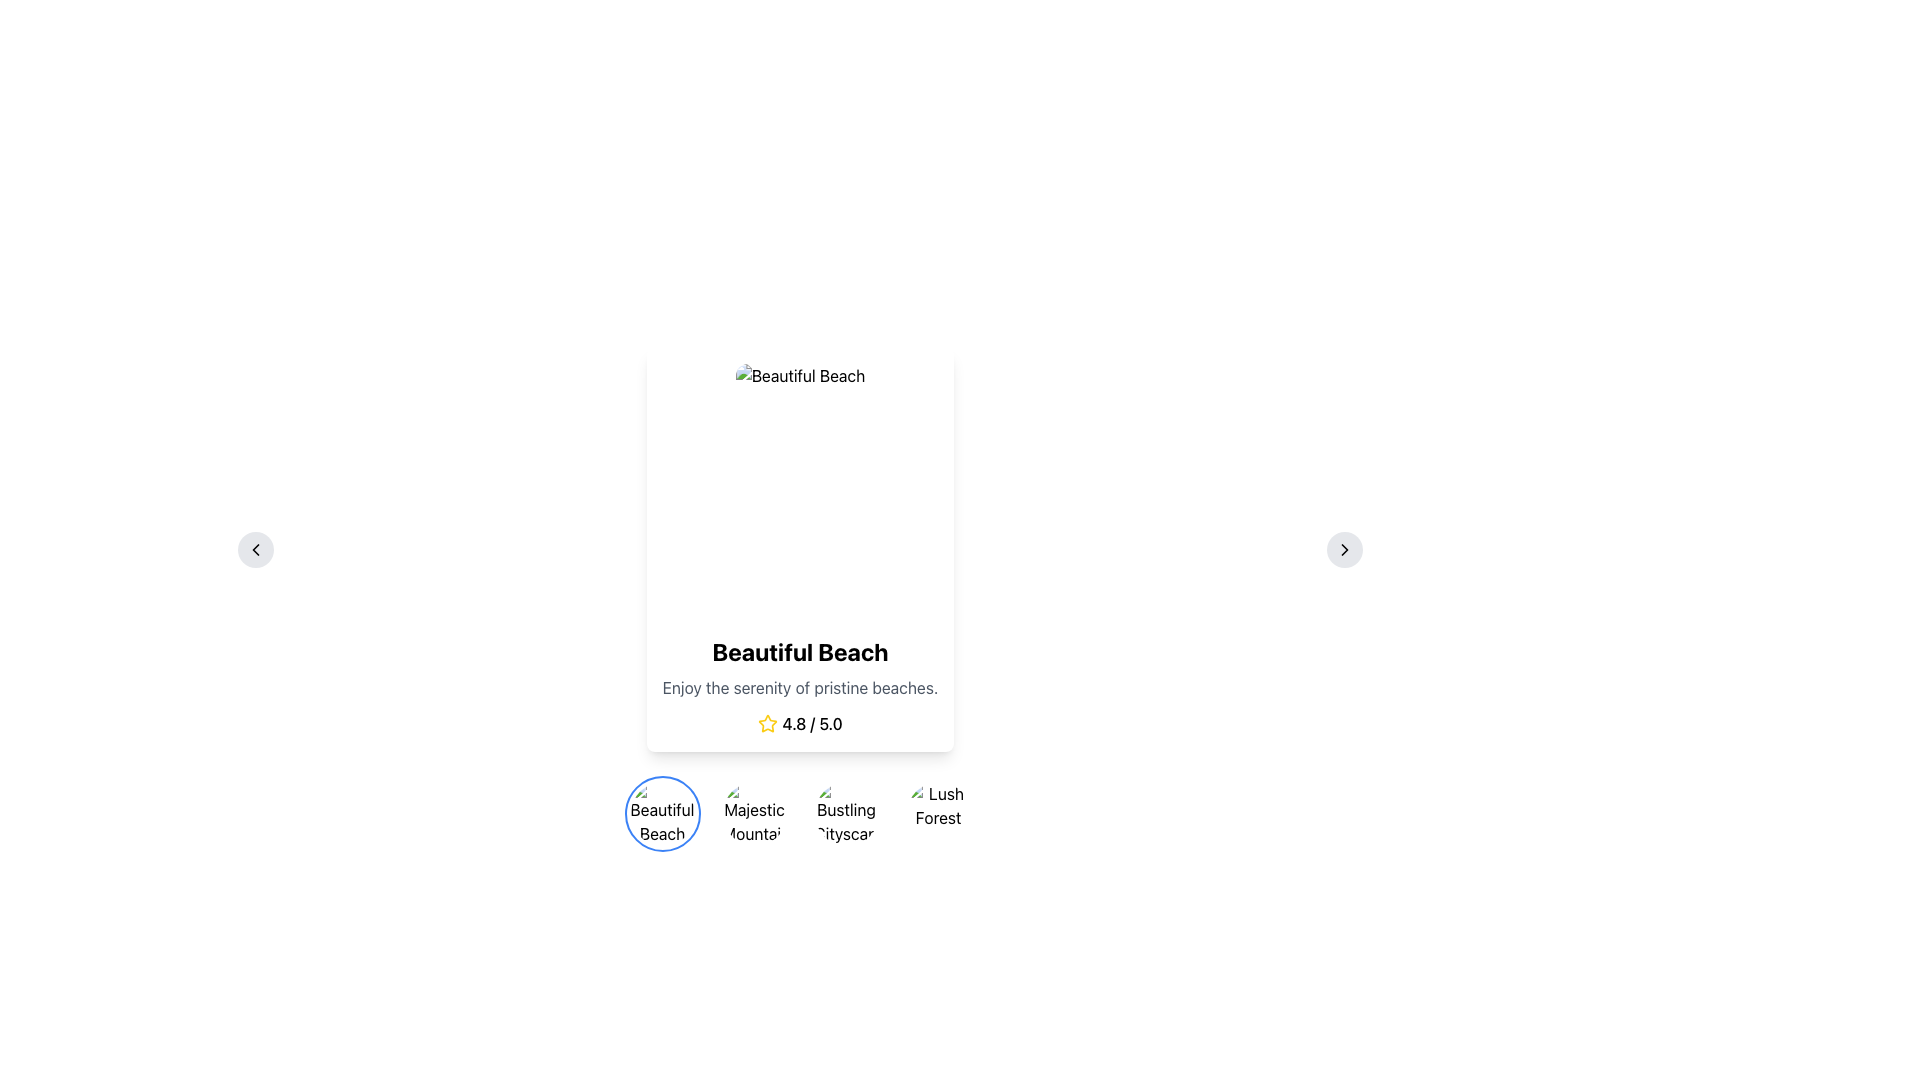  What do you see at coordinates (767, 724) in the screenshot?
I see `the star icon representing a high rating of '4.8 / 5.0' for the item 'Beautiful Beach'` at bounding box center [767, 724].